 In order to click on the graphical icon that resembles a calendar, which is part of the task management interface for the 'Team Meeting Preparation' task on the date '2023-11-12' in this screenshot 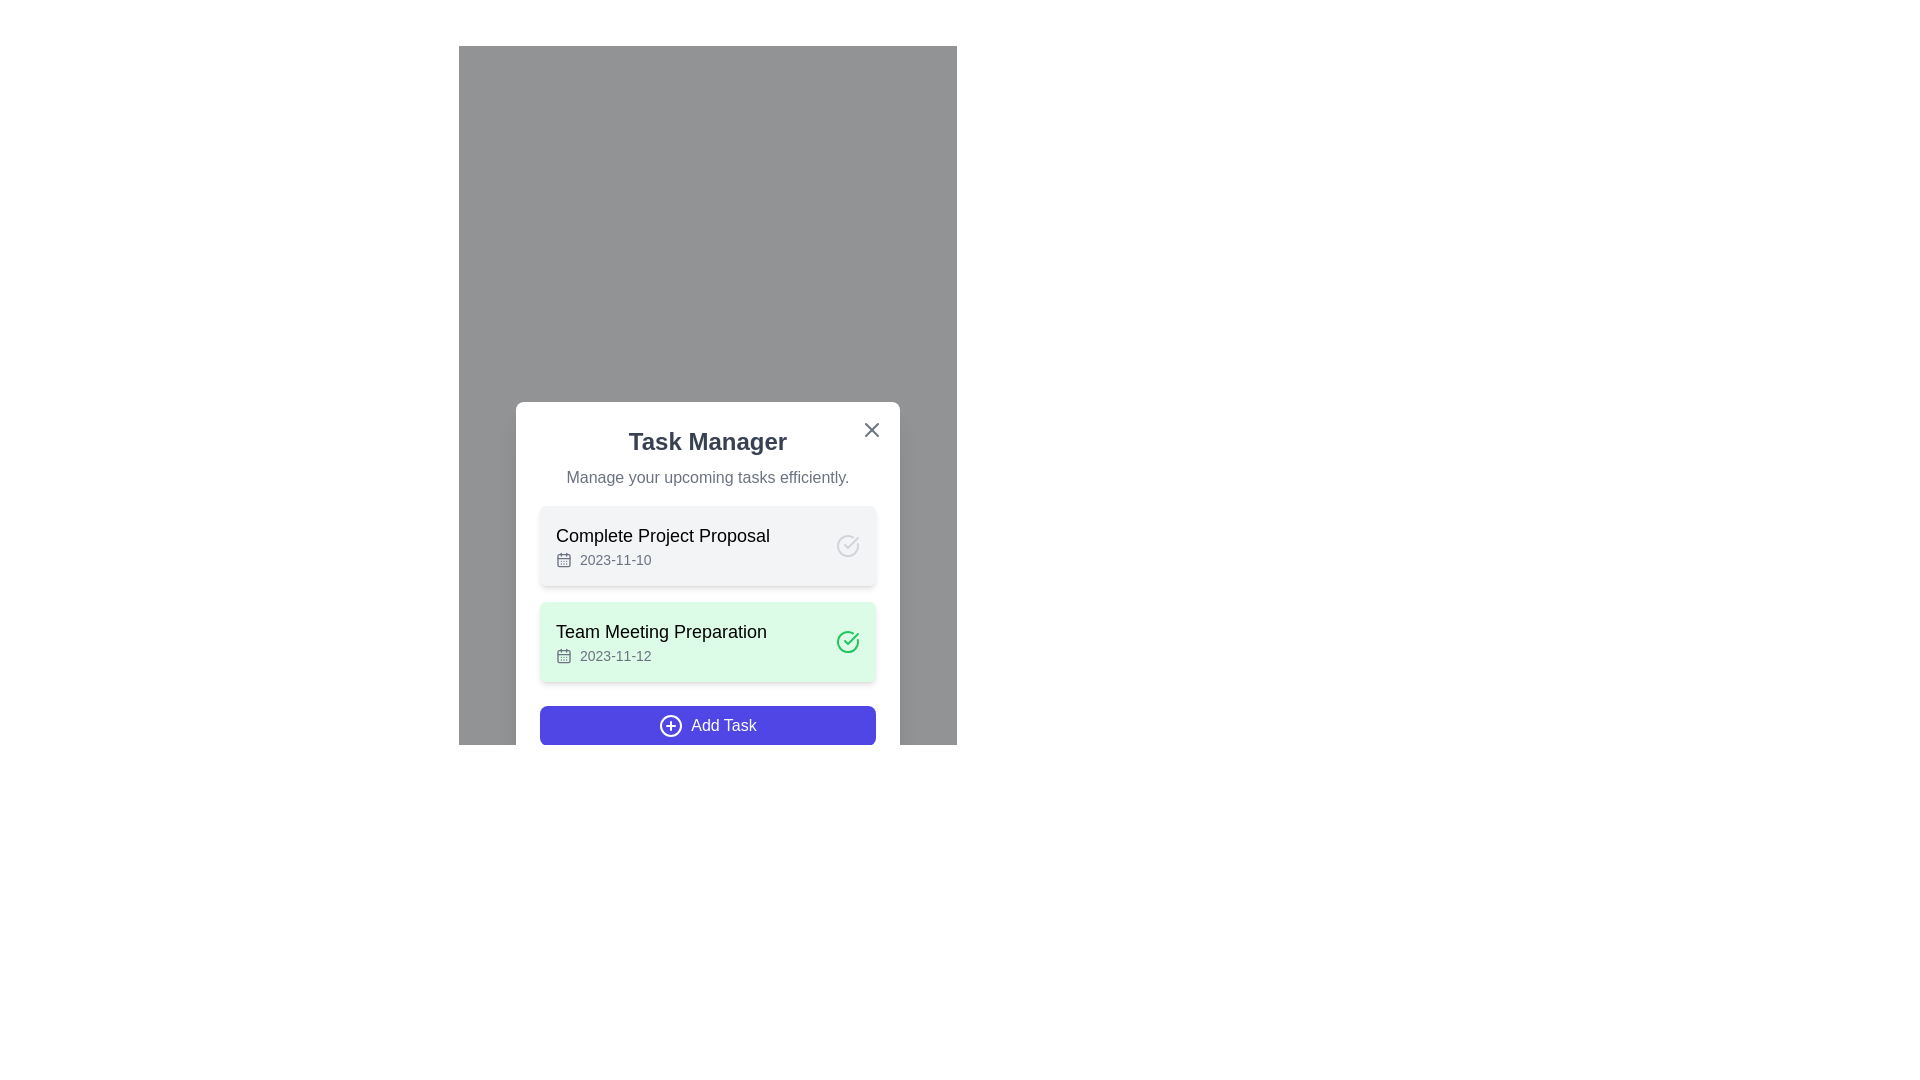, I will do `click(563, 655)`.